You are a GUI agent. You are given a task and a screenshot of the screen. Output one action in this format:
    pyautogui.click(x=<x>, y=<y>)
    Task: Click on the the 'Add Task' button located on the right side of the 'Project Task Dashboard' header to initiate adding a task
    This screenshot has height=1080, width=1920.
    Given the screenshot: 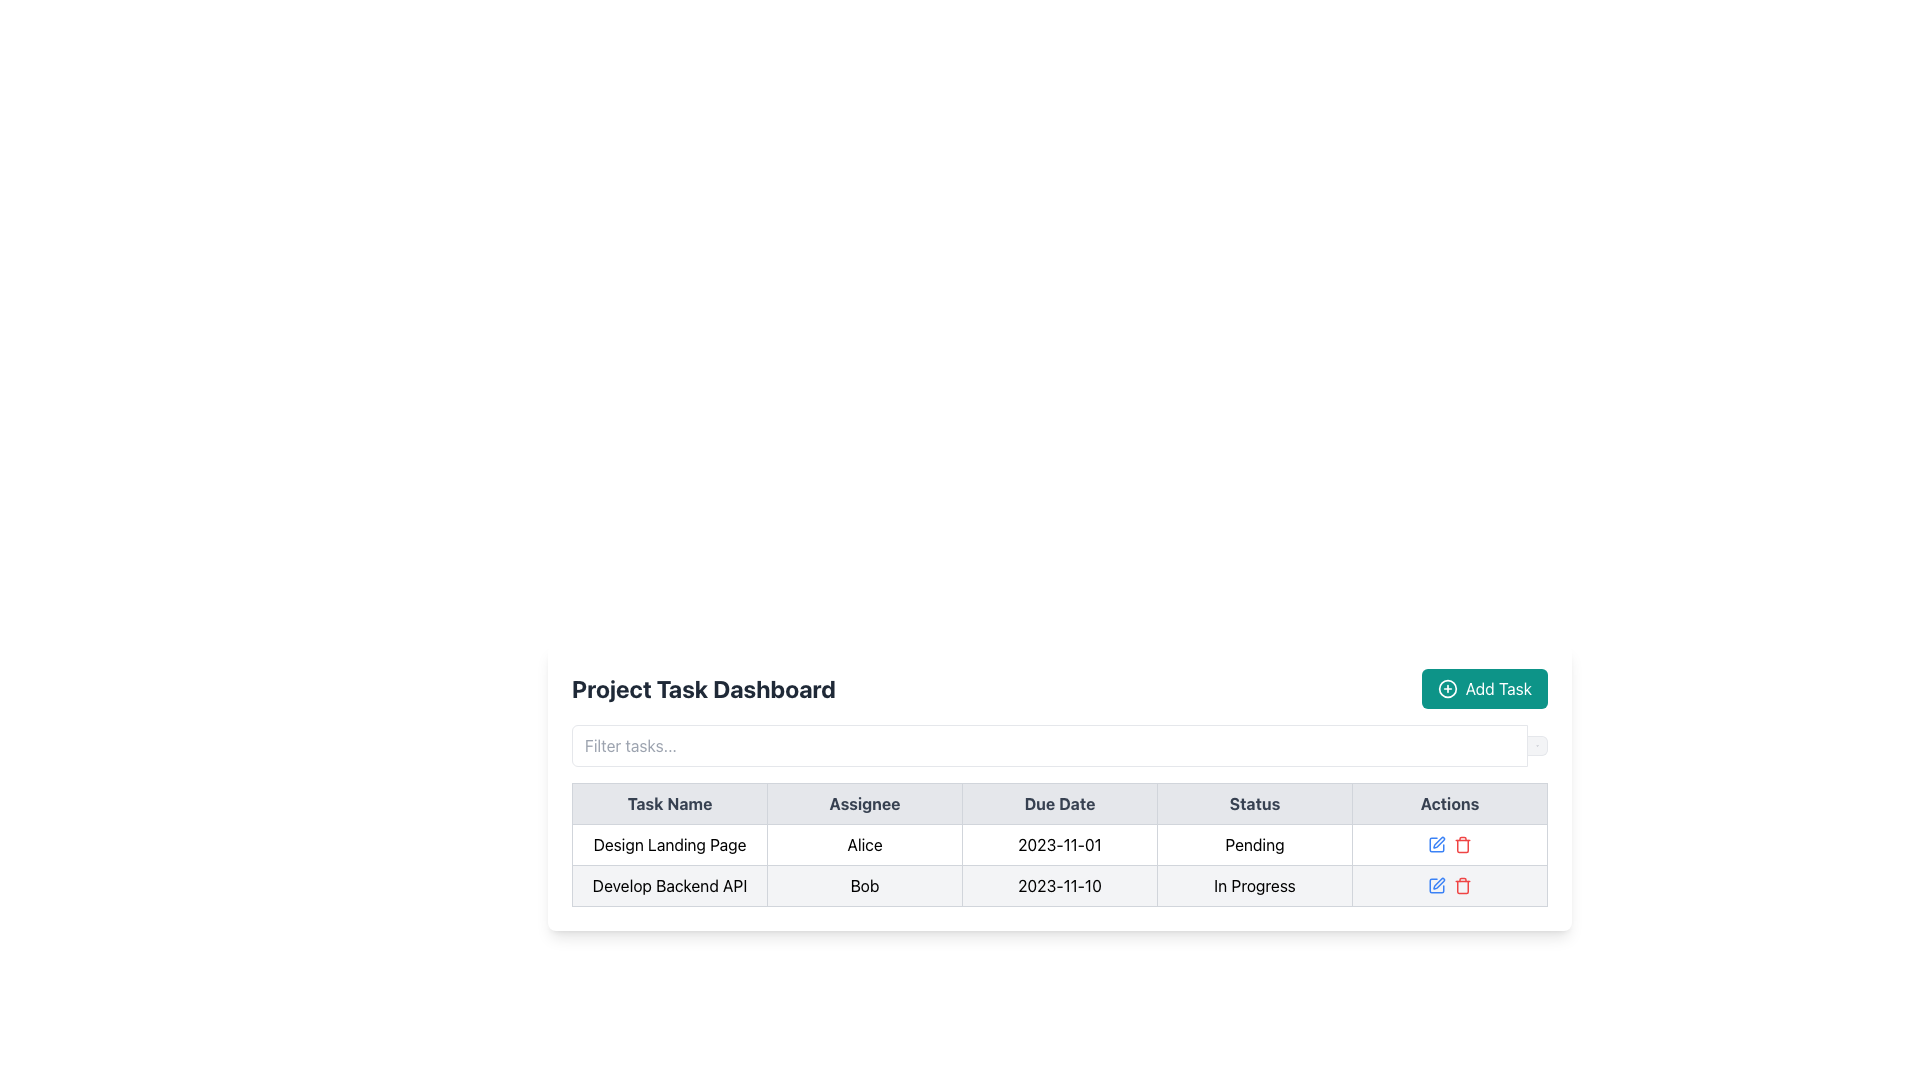 What is the action you would take?
    pyautogui.click(x=1484, y=688)
    